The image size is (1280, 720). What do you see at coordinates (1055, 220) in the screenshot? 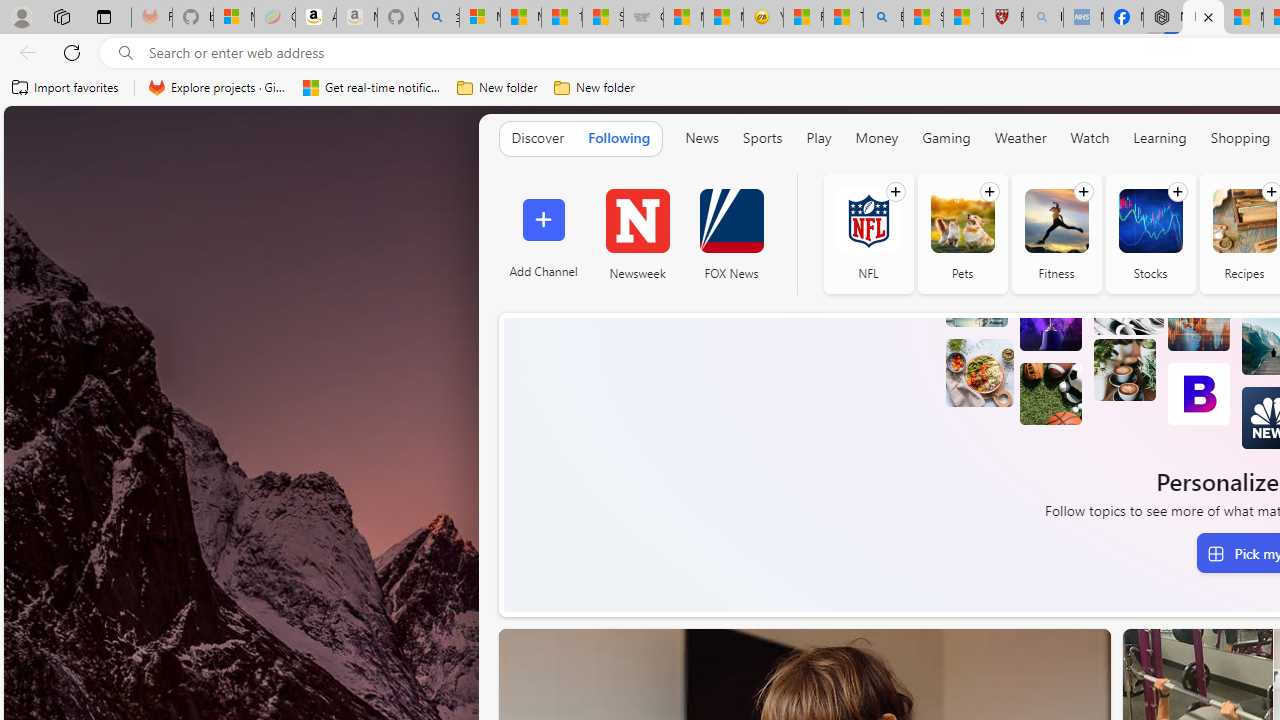
I see `'Fitness'` at bounding box center [1055, 220].